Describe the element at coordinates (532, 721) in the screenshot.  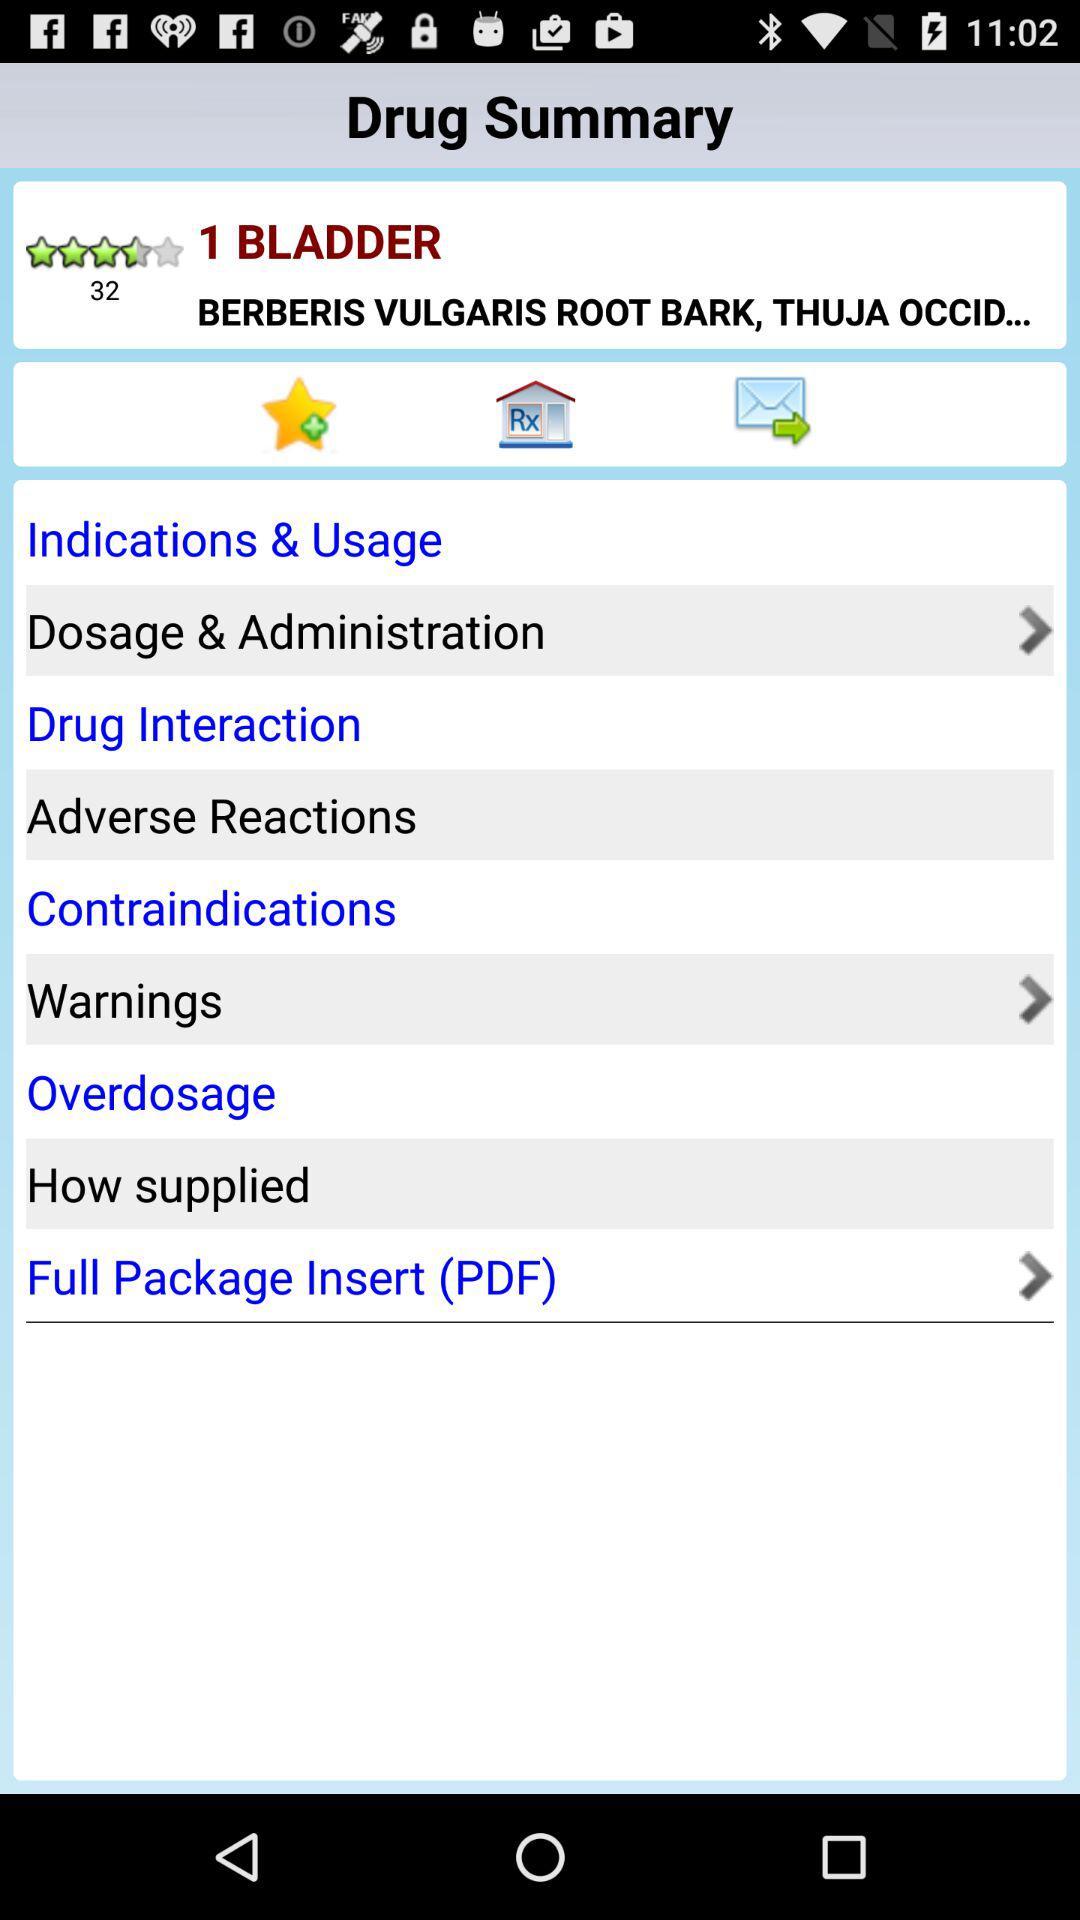
I see `drug interaction app` at that location.